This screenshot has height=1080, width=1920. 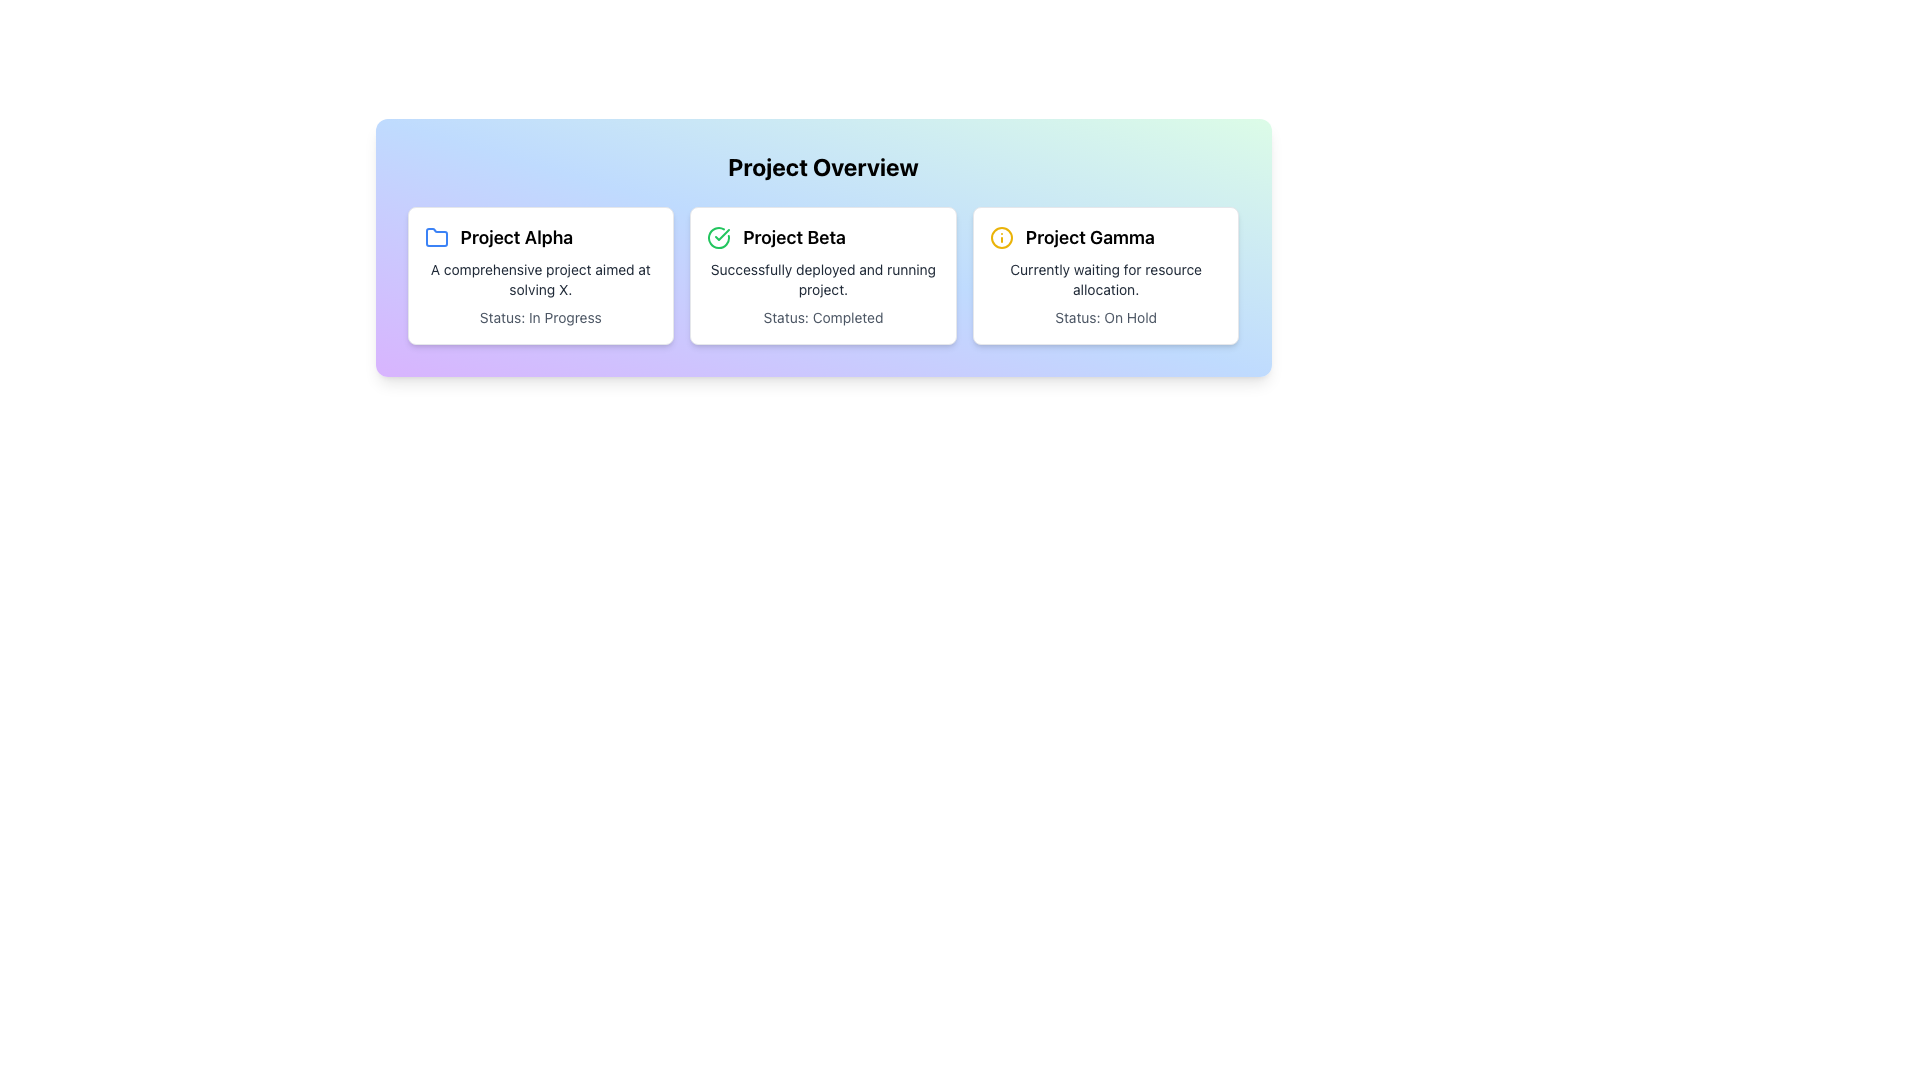 What do you see at coordinates (1105, 280) in the screenshot?
I see `descriptive text indicating the current state of 'Project Gamma', which is the second line of text in the card labeled 'Project Gamma', located in the rightmost position under the 'Project Overview' header` at bounding box center [1105, 280].